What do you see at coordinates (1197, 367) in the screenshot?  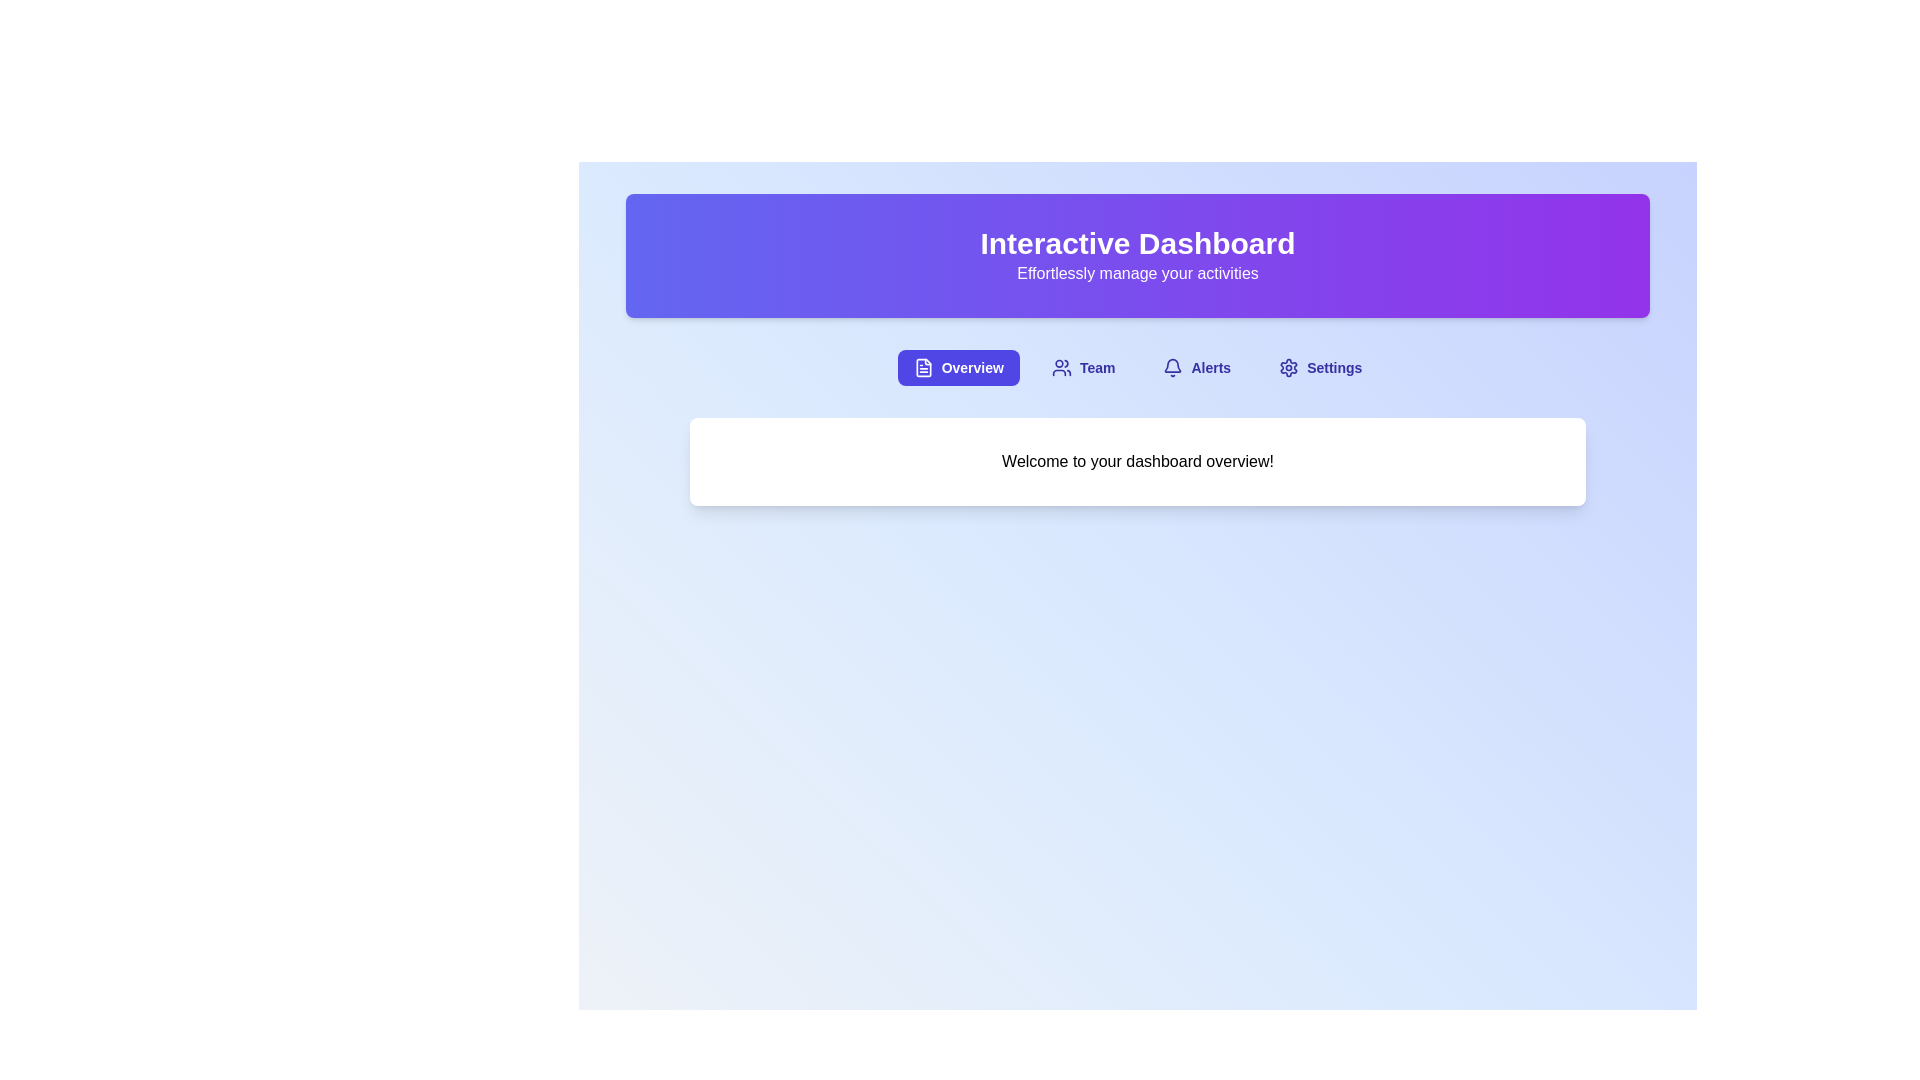 I see `the third button in the horizontal navigation bar` at bounding box center [1197, 367].